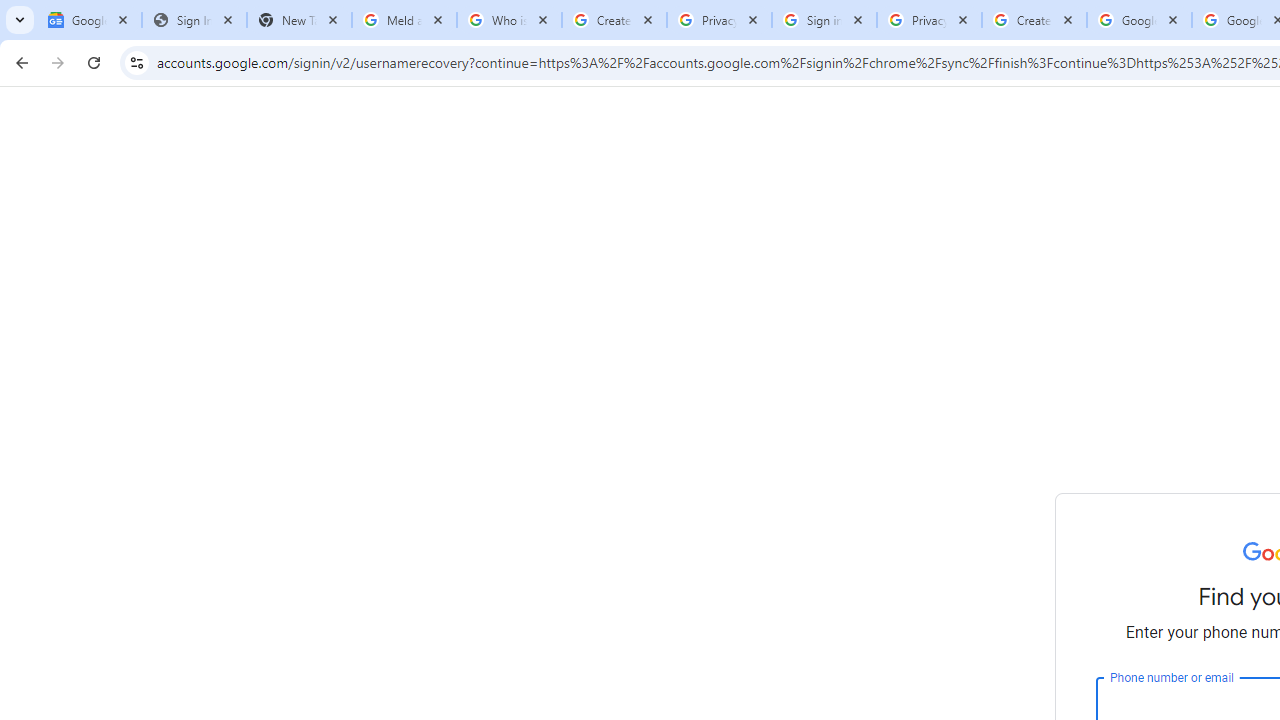  Describe the element at coordinates (298, 20) in the screenshot. I see `'New Tab'` at that location.